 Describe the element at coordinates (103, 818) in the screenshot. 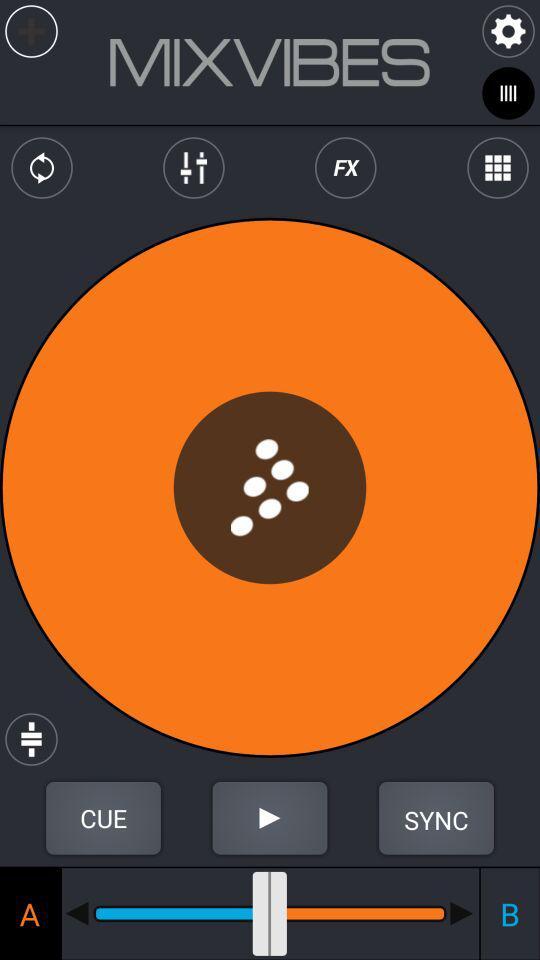

I see `cue button` at that location.